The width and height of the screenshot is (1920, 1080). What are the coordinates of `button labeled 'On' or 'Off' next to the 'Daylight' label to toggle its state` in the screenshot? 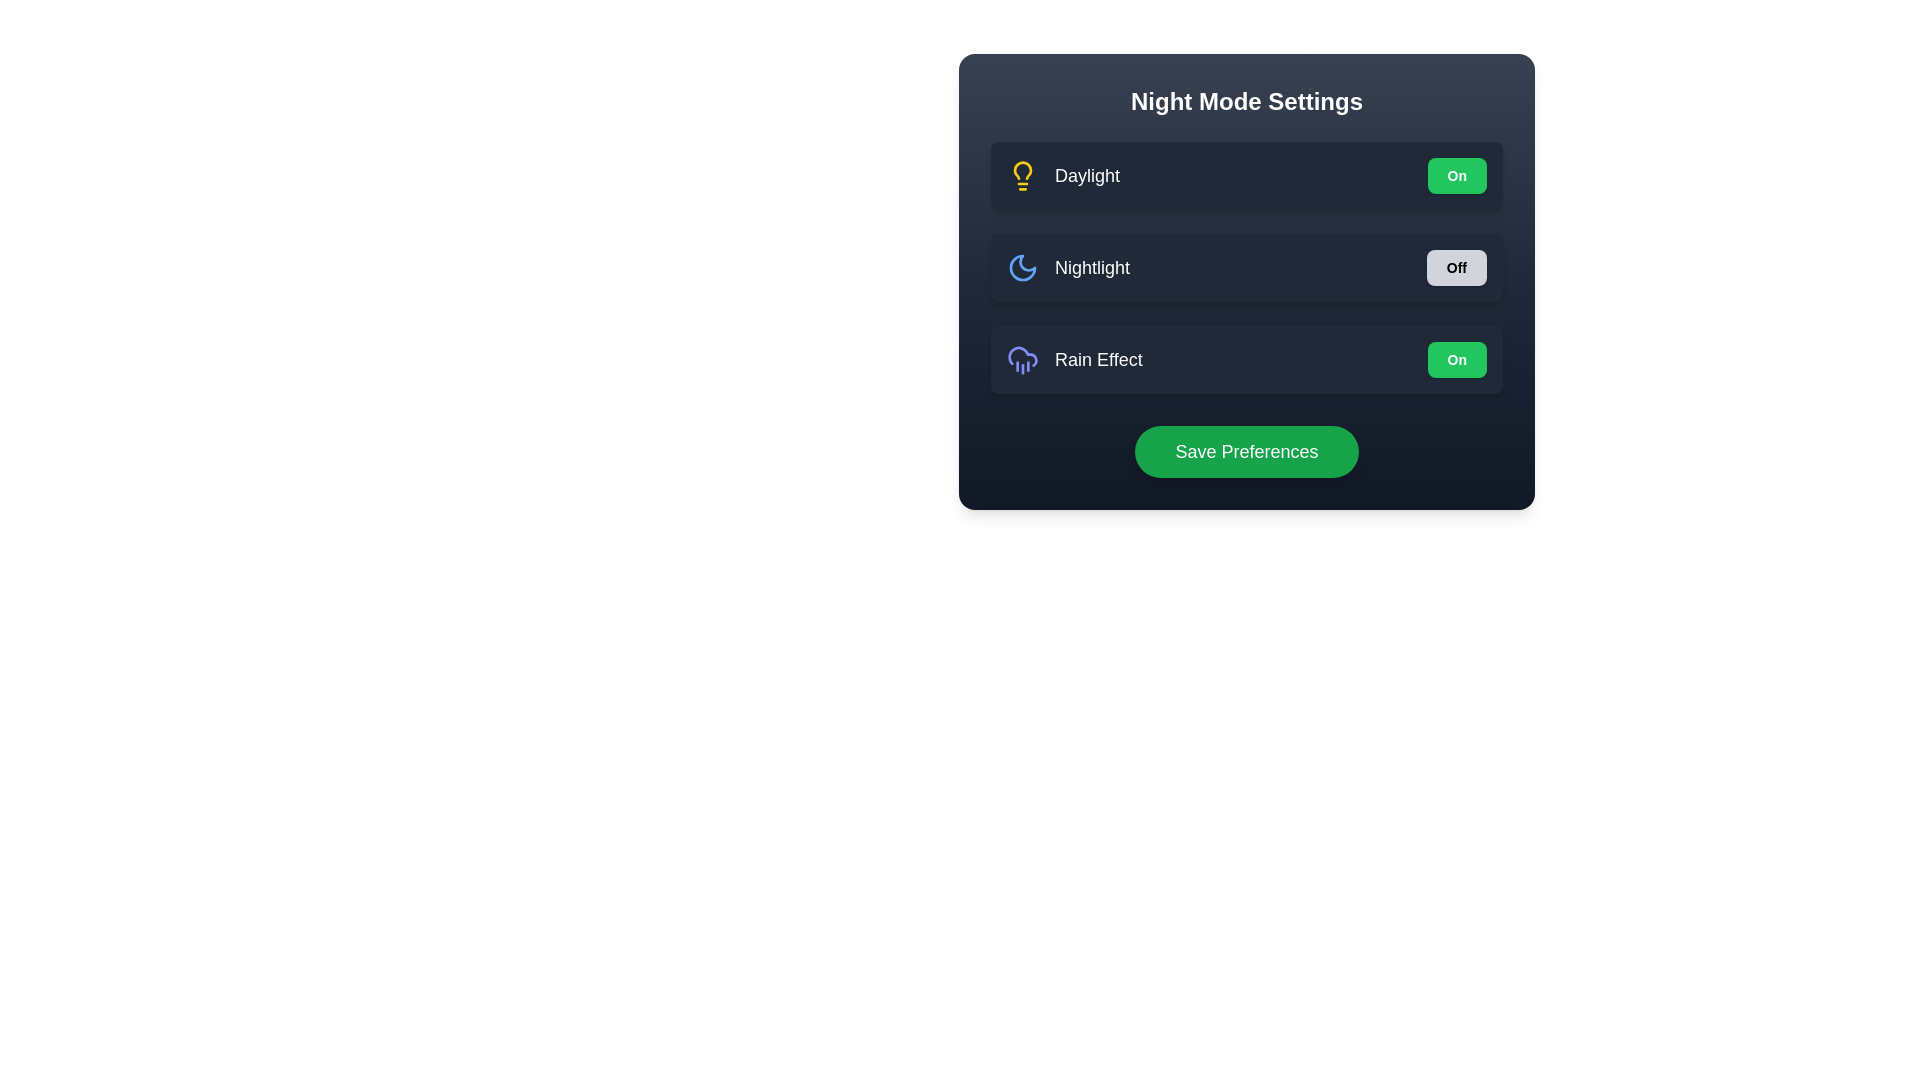 It's located at (1457, 175).